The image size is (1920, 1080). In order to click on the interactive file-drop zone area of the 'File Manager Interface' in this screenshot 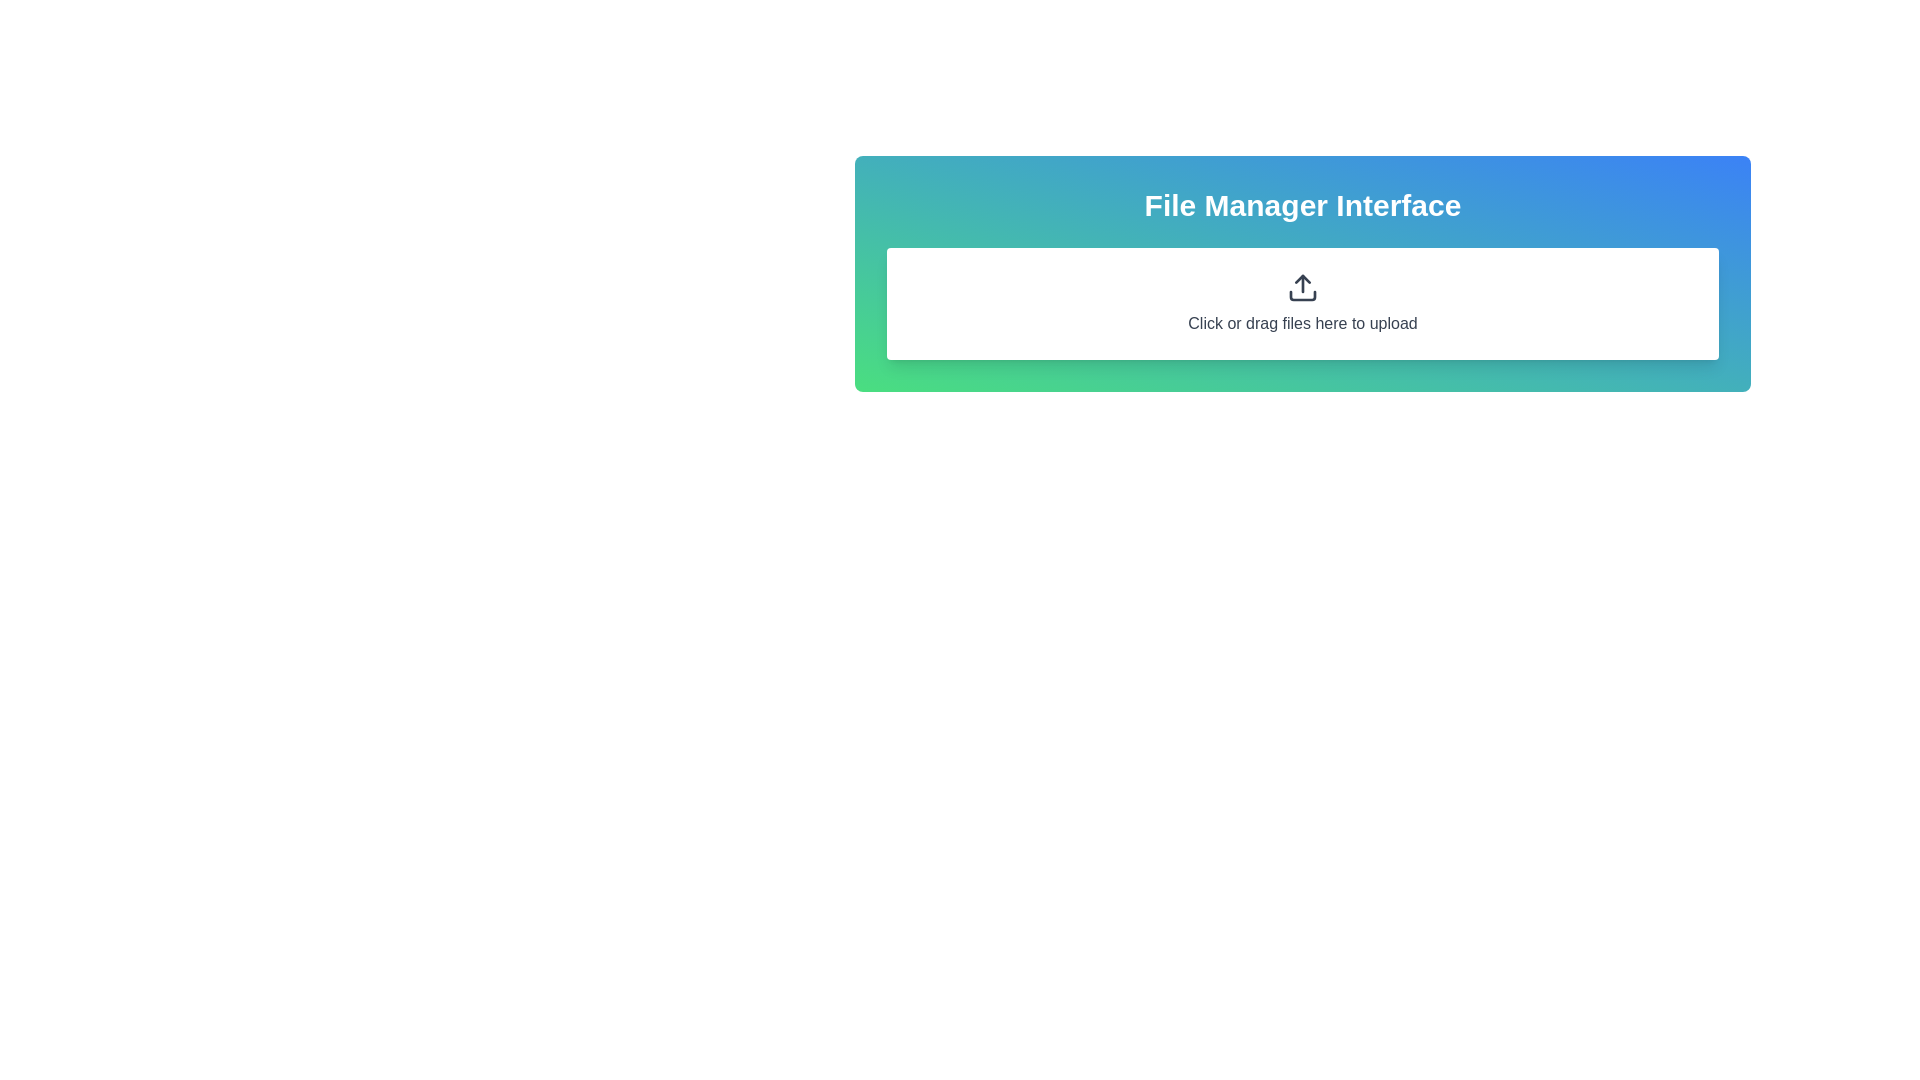, I will do `click(1302, 273)`.